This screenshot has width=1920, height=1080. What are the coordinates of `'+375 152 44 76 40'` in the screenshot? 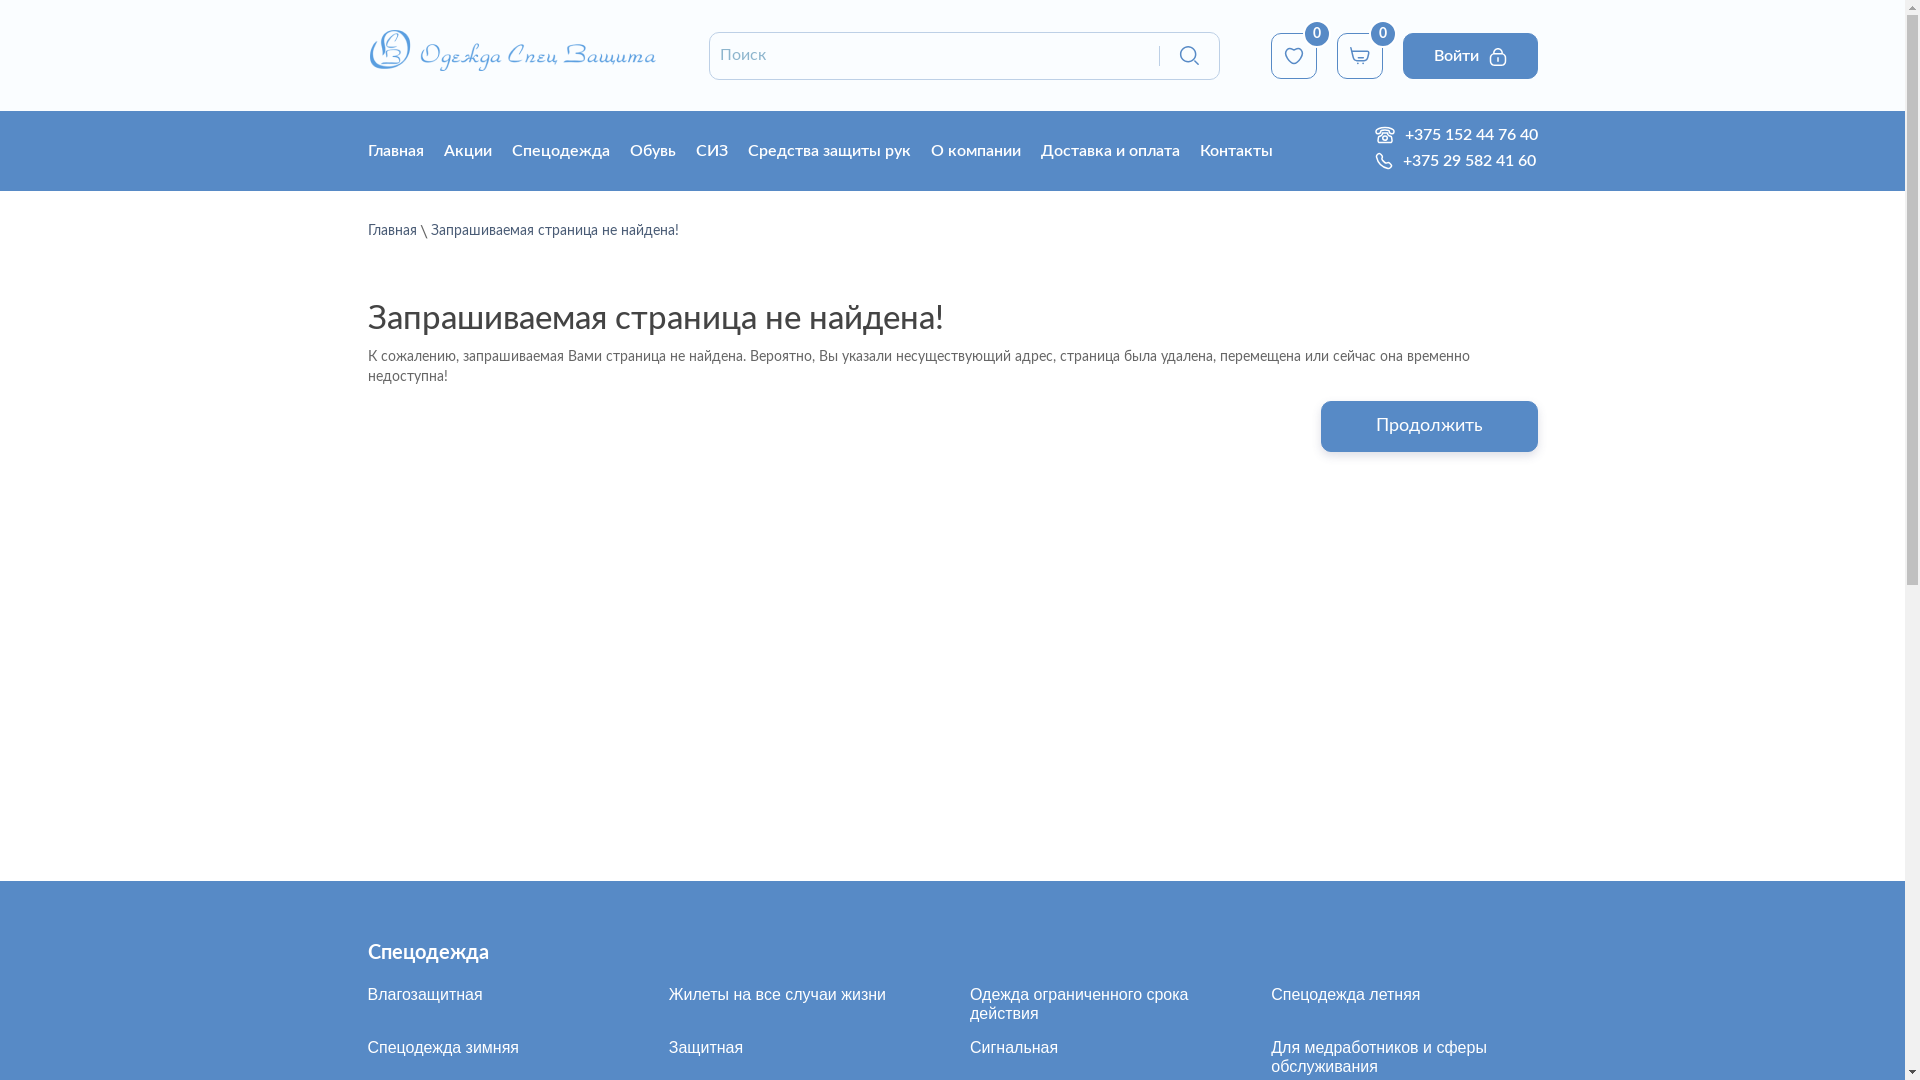 It's located at (1465, 135).